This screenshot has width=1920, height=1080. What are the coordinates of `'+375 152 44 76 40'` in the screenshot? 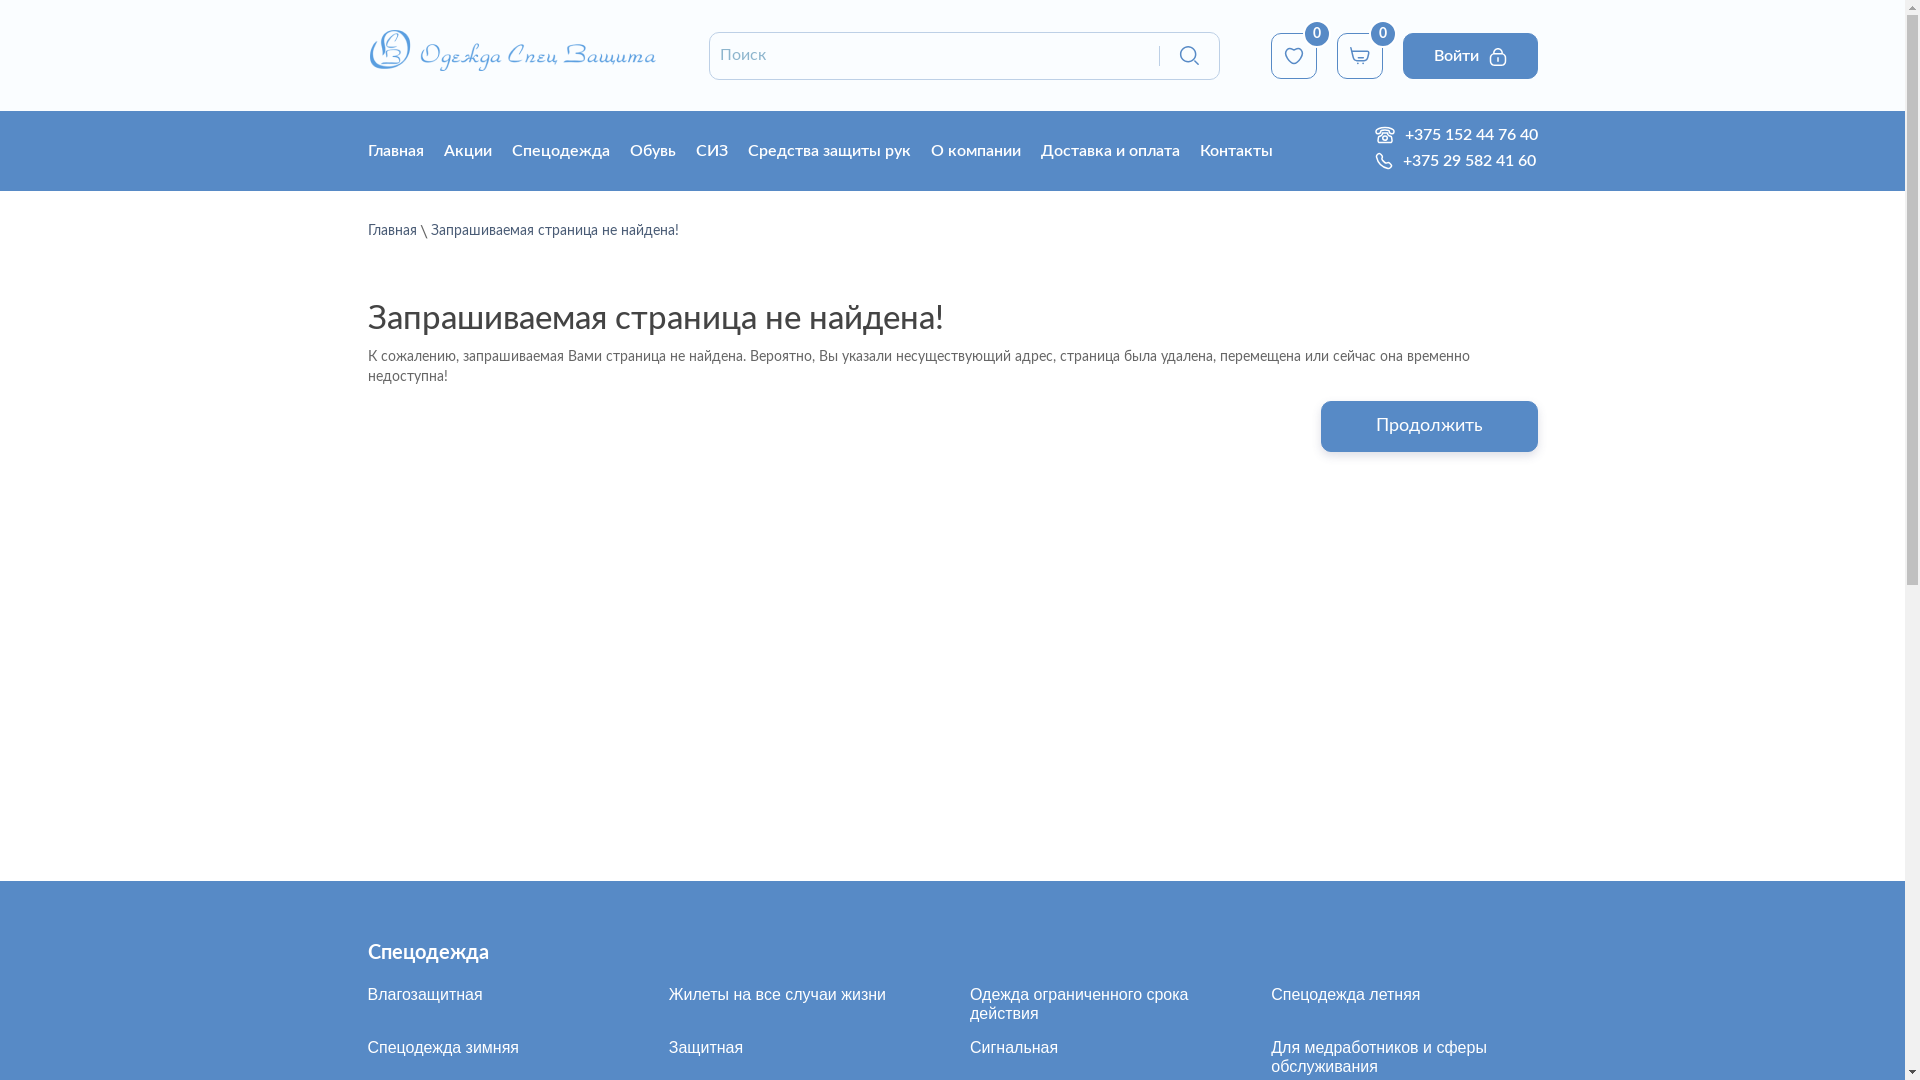 It's located at (1465, 135).